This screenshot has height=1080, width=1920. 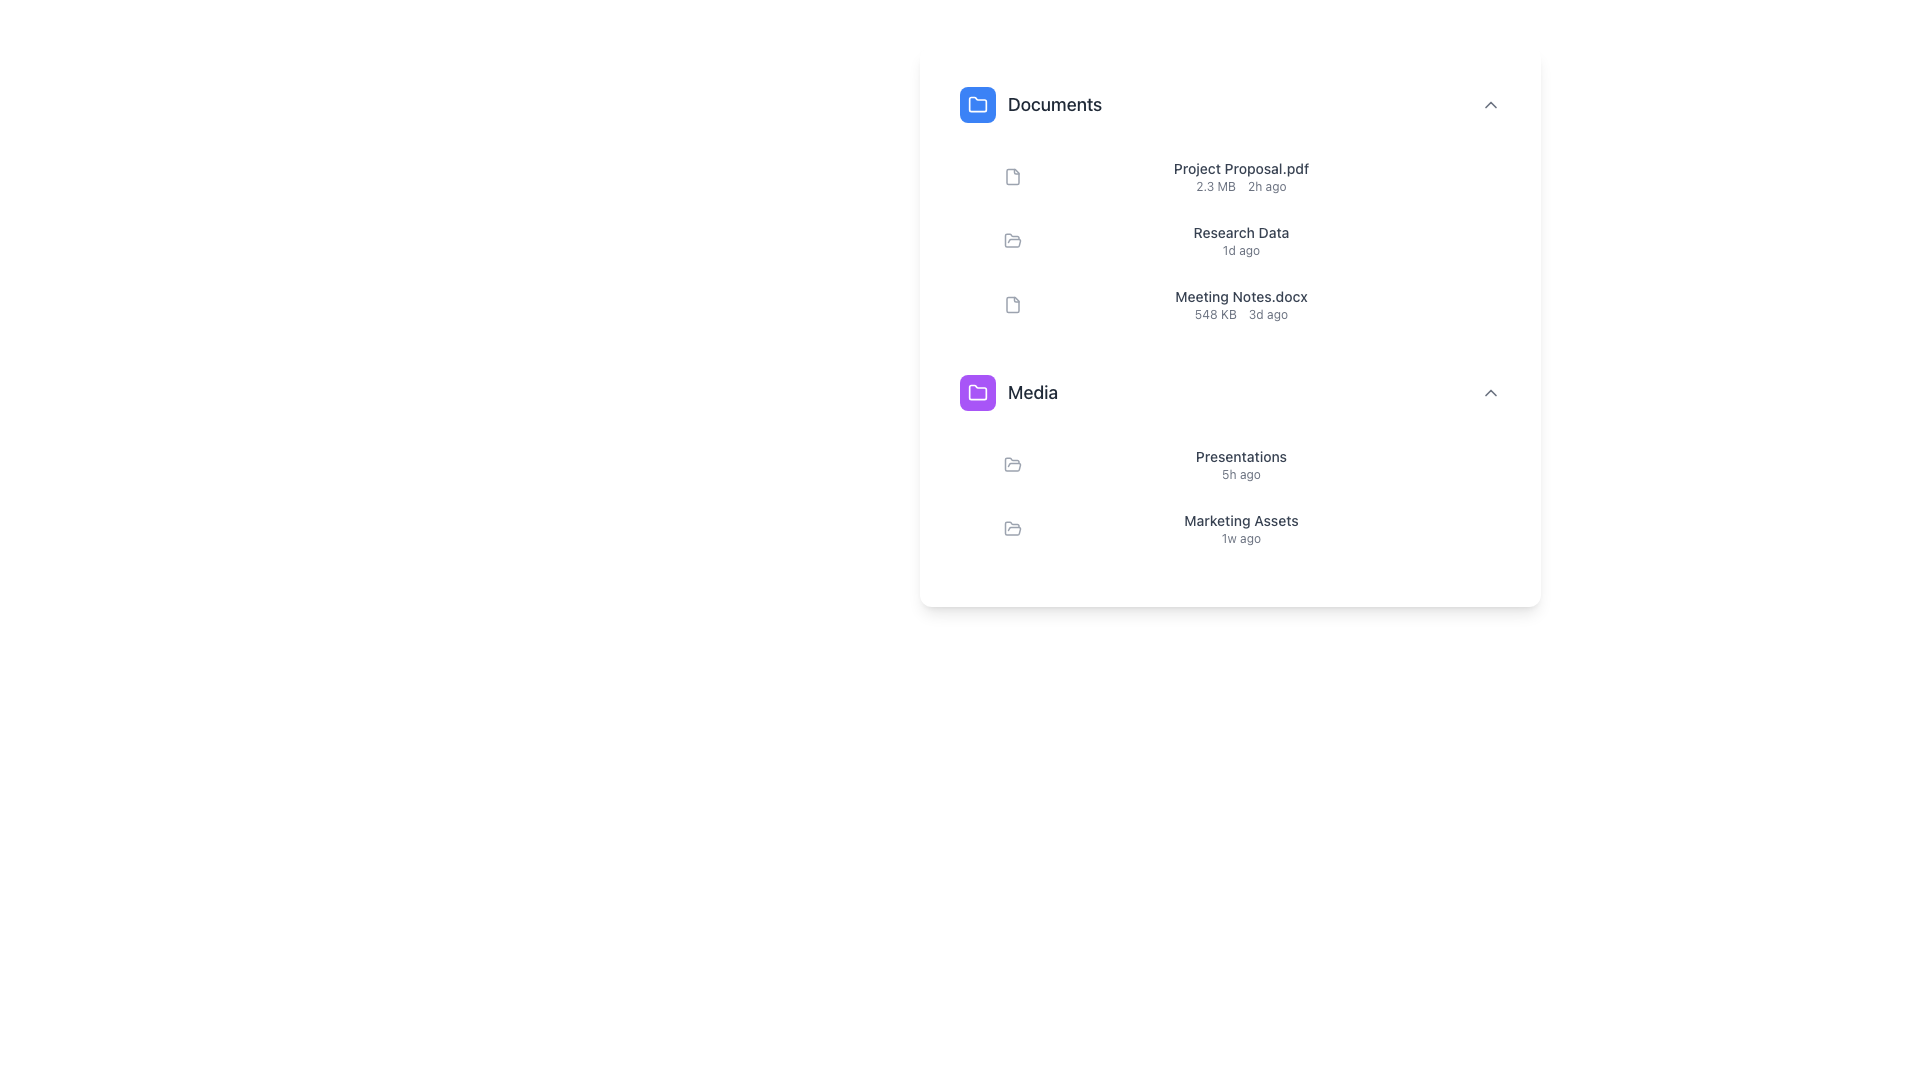 What do you see at coordinates (1240, 186) in the screenshot?
I see `the text label displaying the file metadata '2.3 MB 2h ago' located directly below the filename 'Project Proposal.pdf' in the Documents category` at bounding box center [1240, 186].